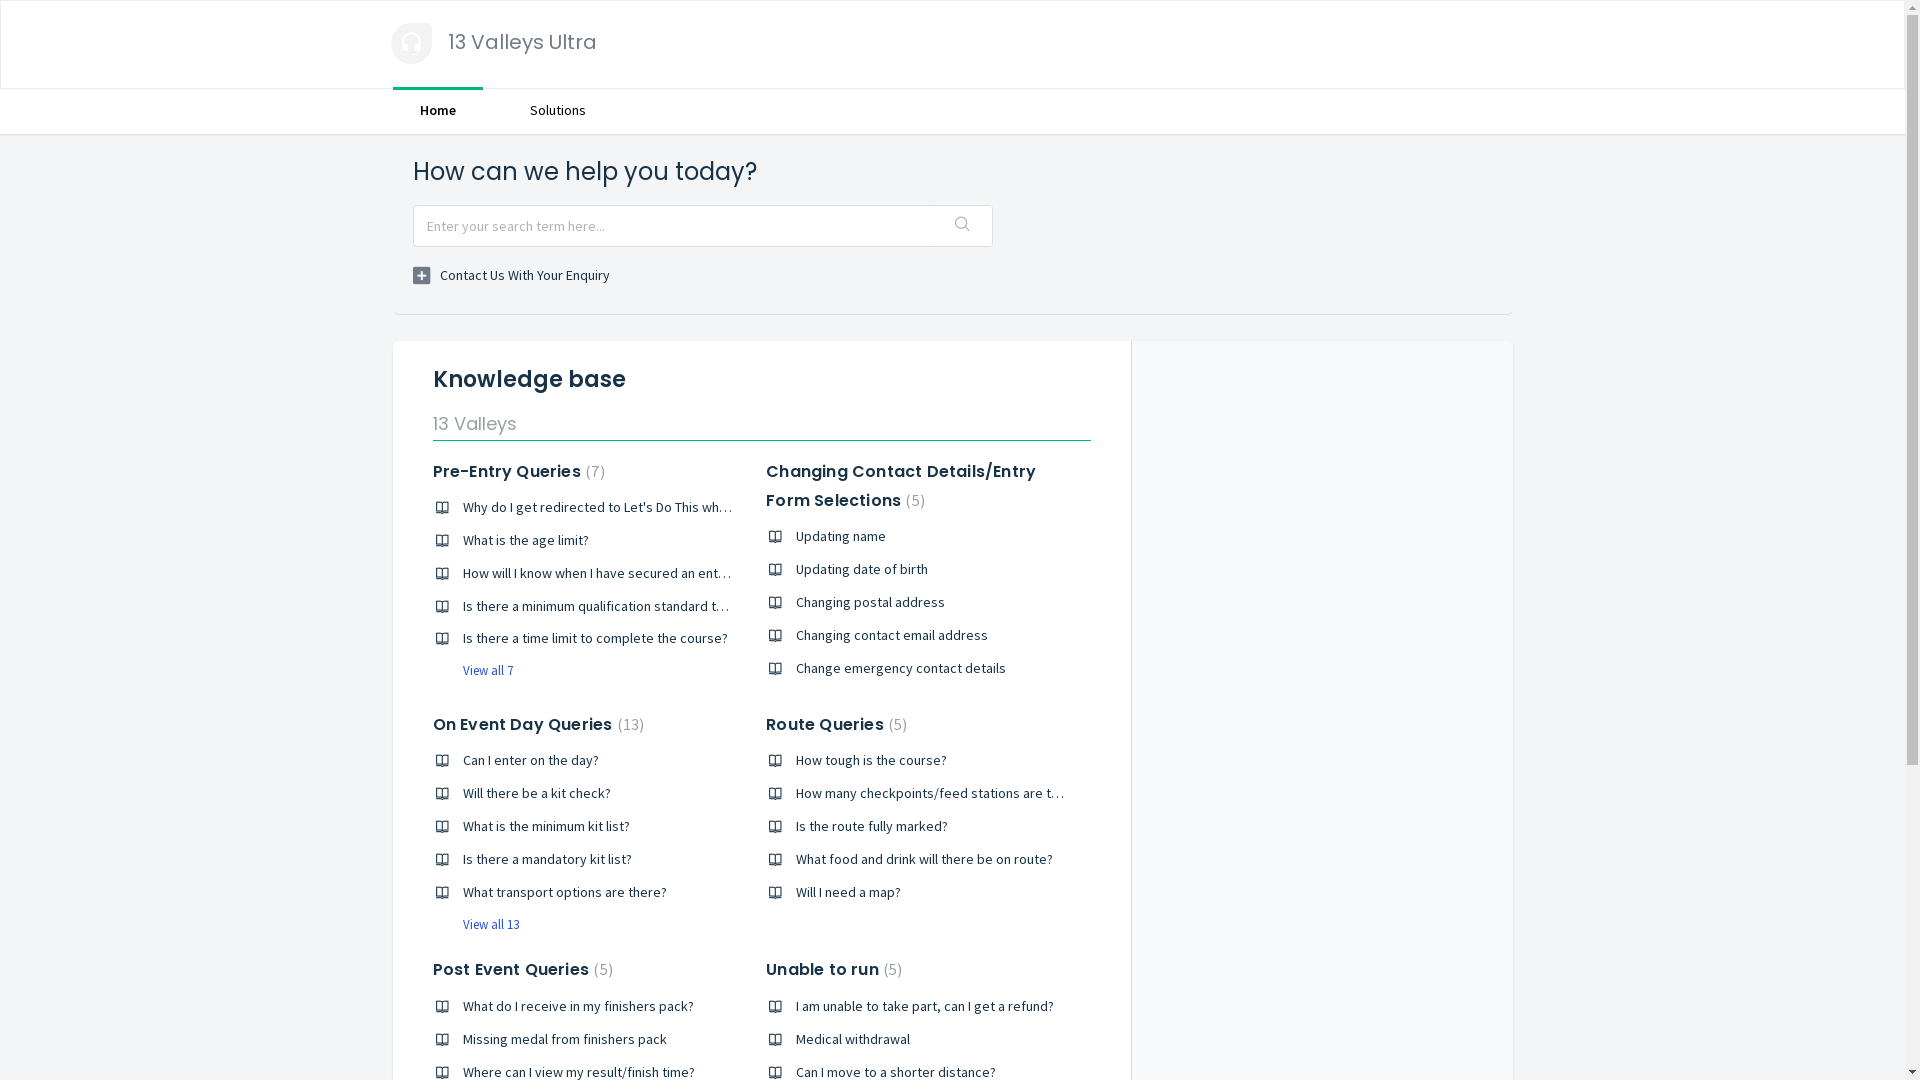  I want to click on 'Will there be a kit check?', so click(536, 792).